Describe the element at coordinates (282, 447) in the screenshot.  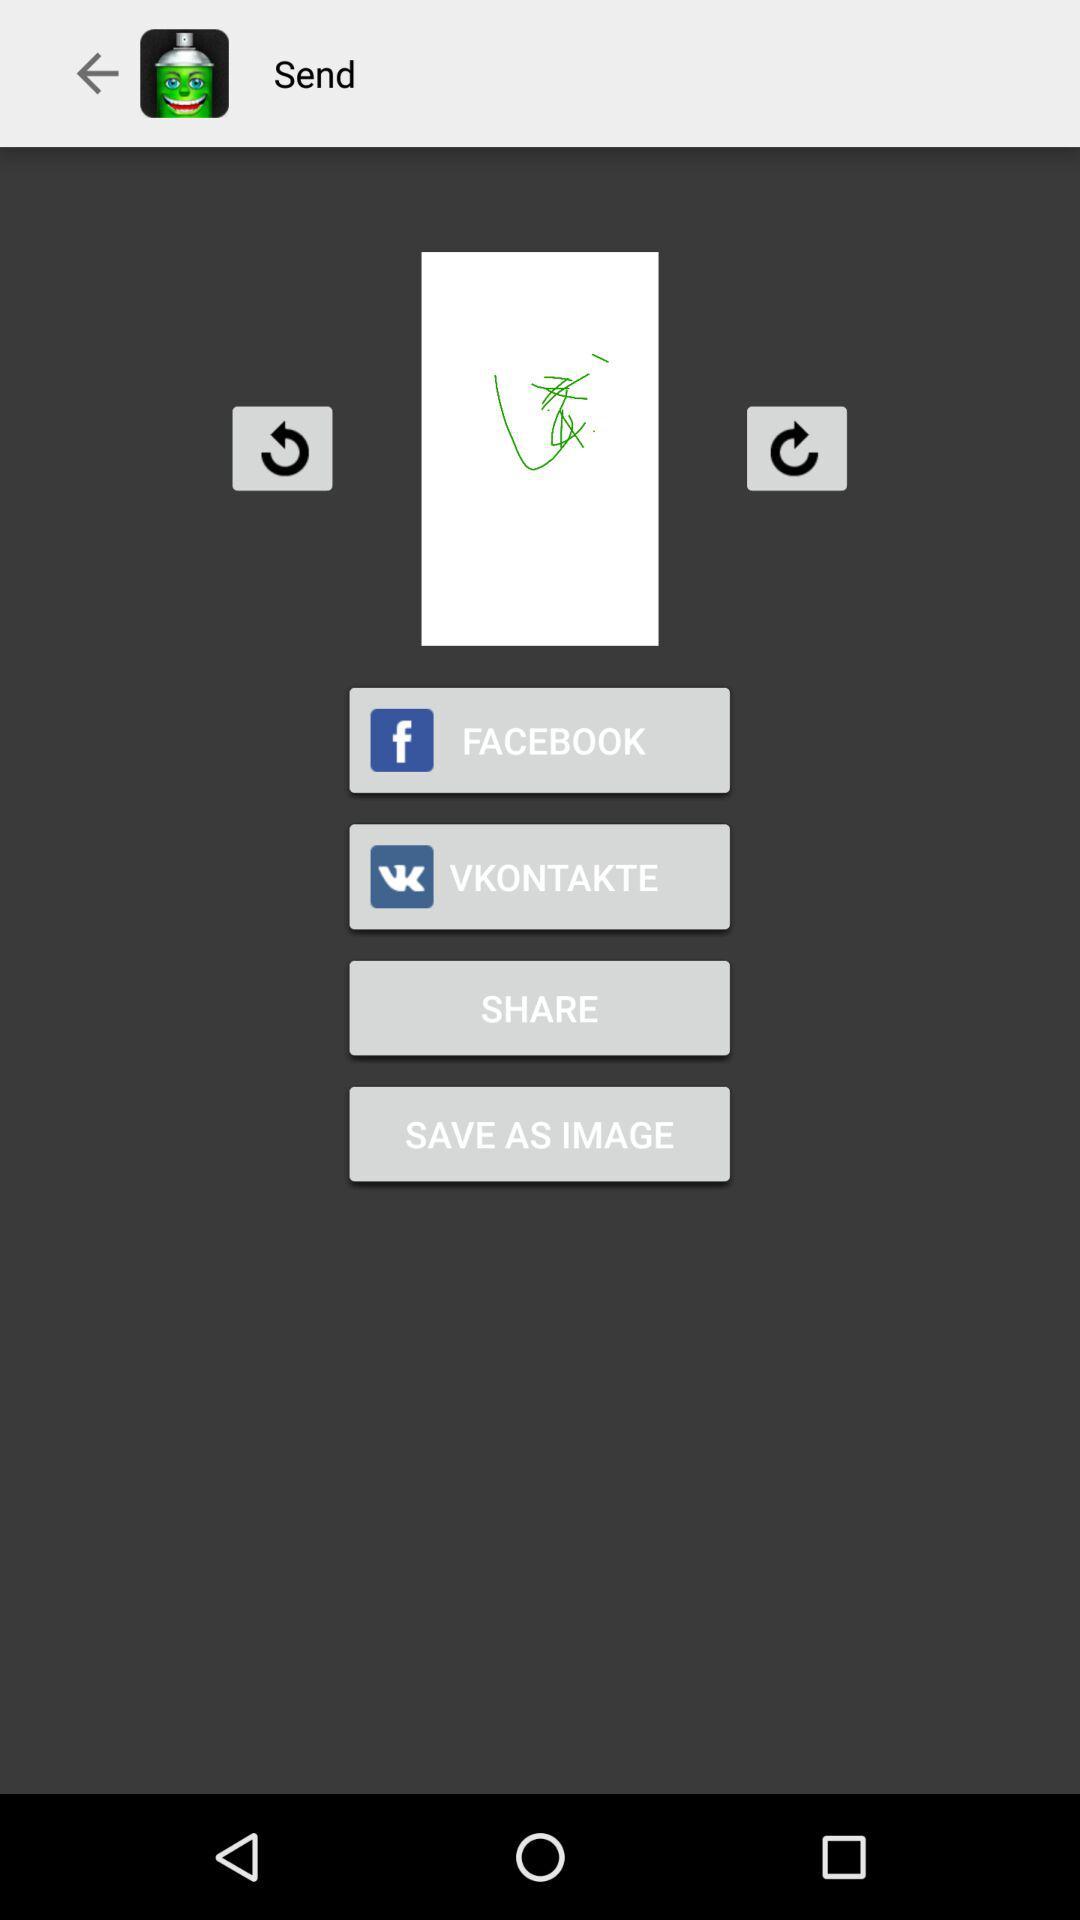
I see `the icon above the facebook item` at that location.